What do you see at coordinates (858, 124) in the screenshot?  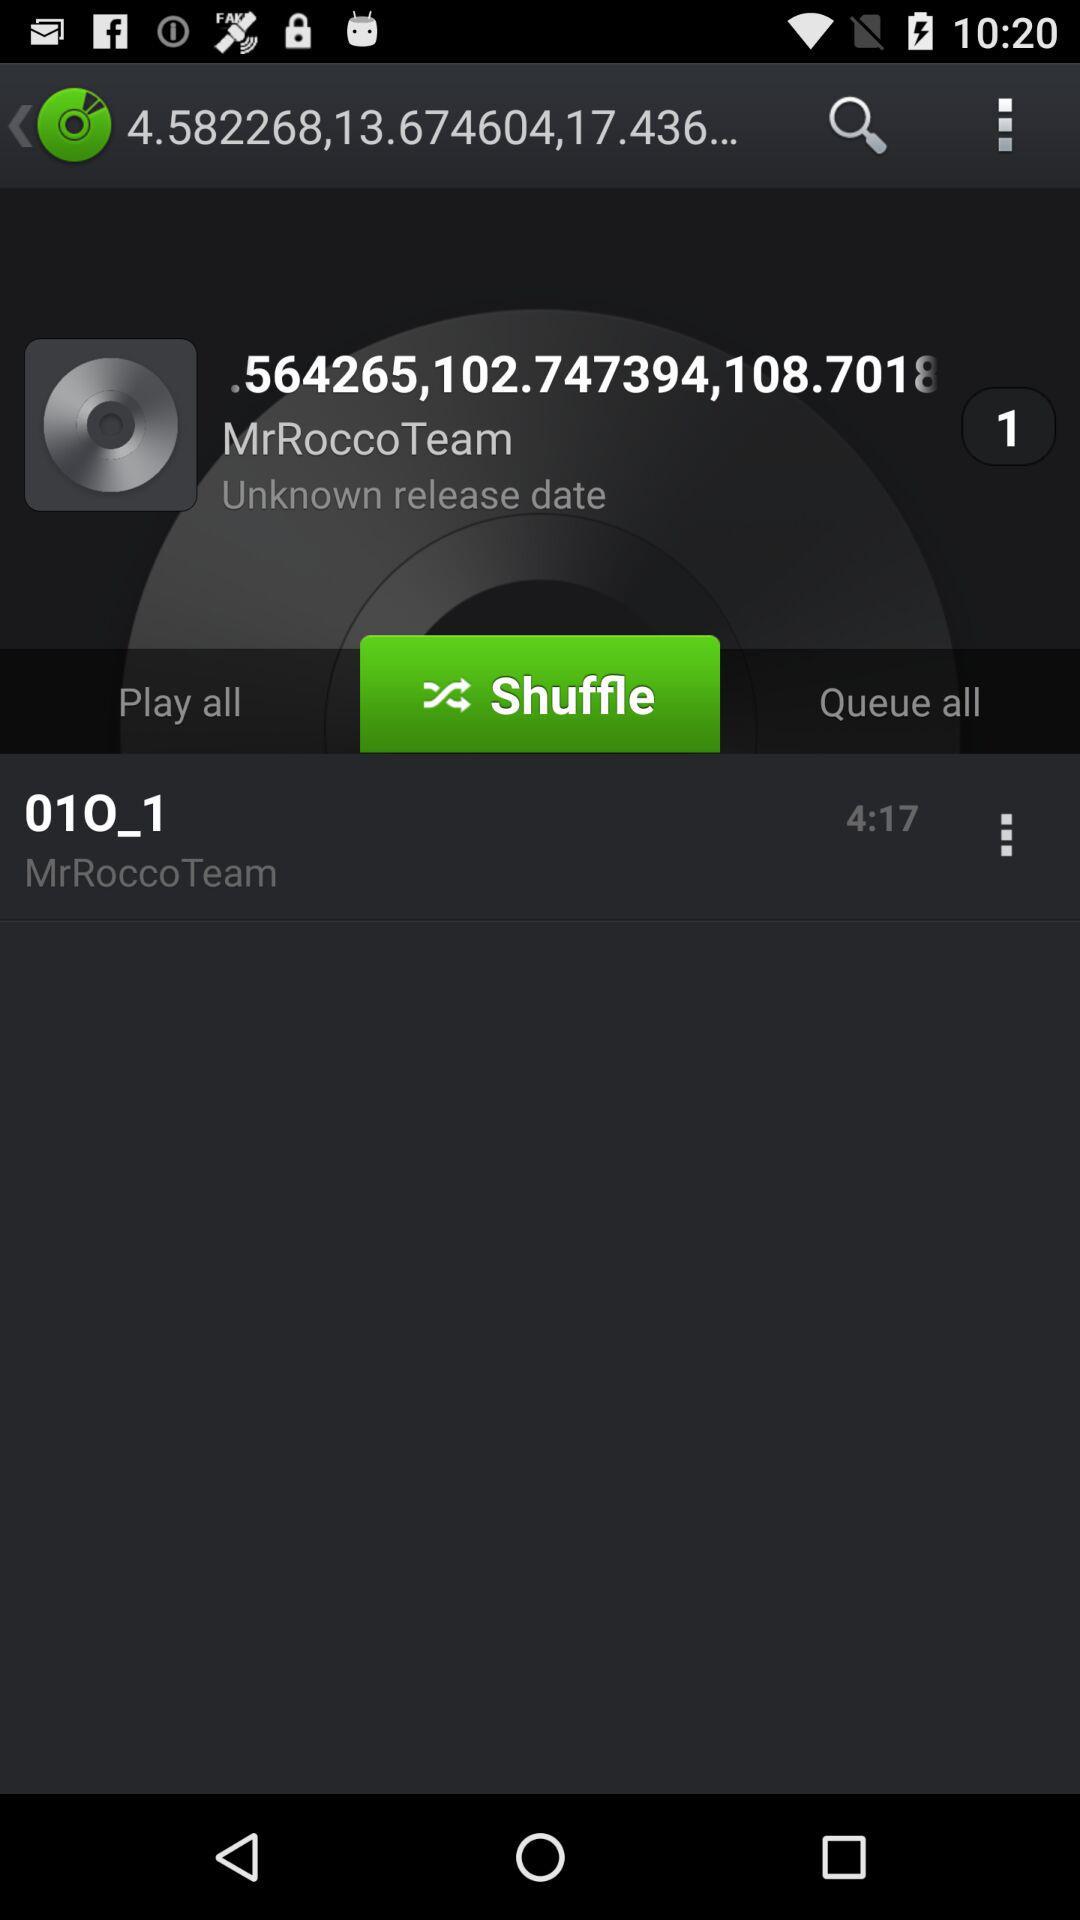 I see `the app next to 4 582268 13 item` at bounding box center [858, 124].